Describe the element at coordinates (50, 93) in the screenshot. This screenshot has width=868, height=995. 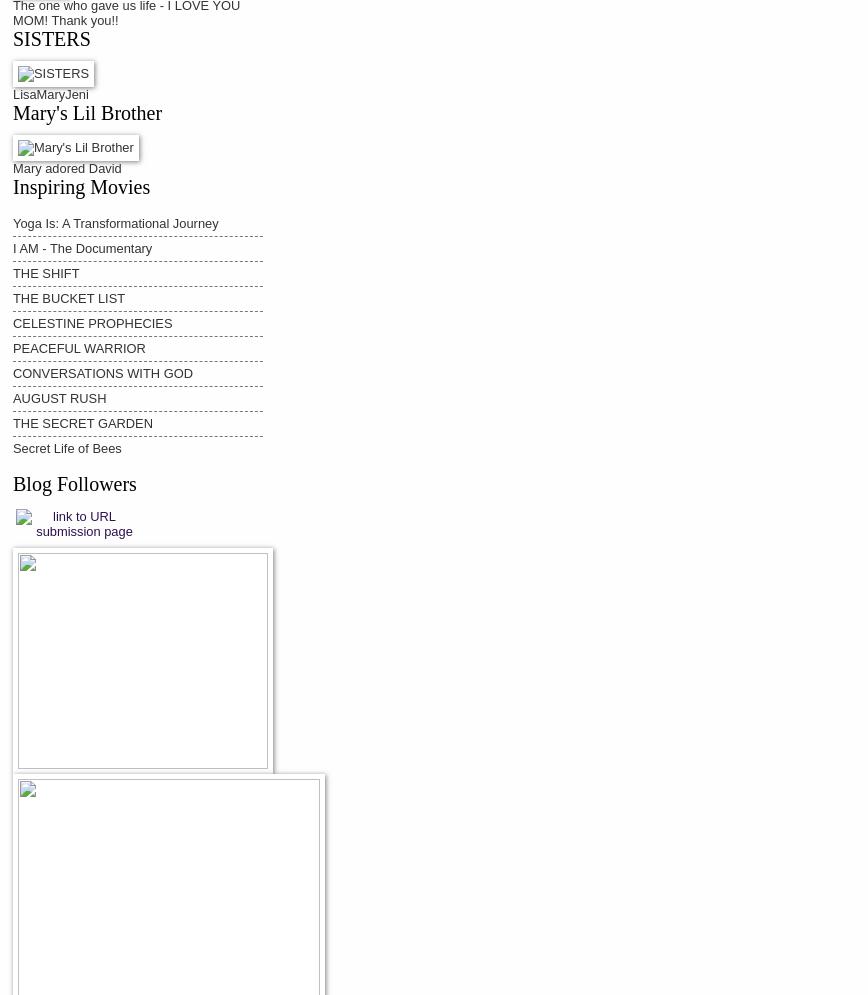
I see `'LisaMaryJeni'` at that location.